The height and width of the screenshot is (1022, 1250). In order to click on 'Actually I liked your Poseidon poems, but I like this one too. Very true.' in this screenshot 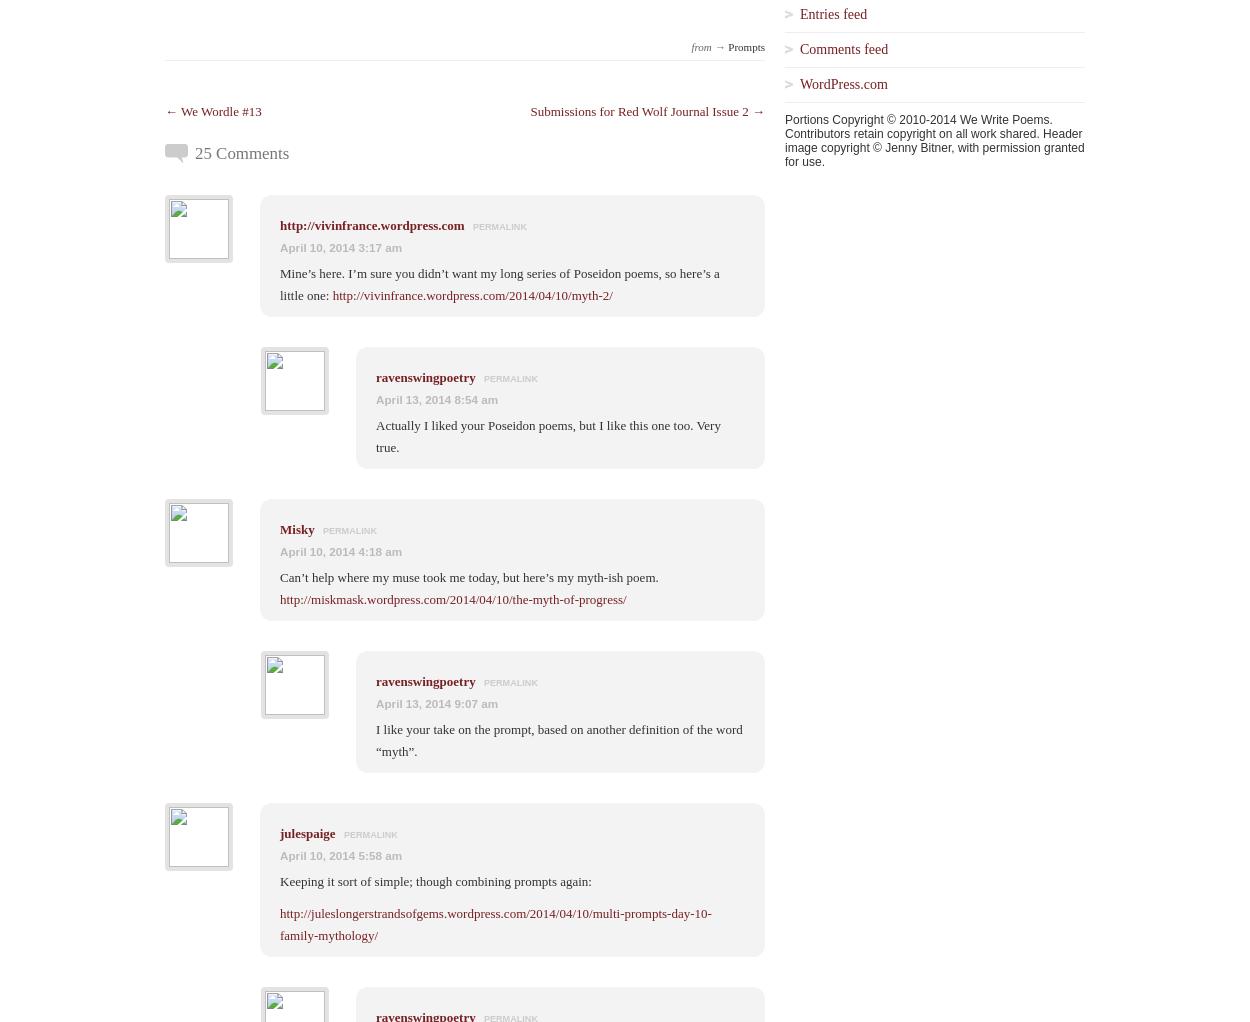, I will do `click(376, 435)`.